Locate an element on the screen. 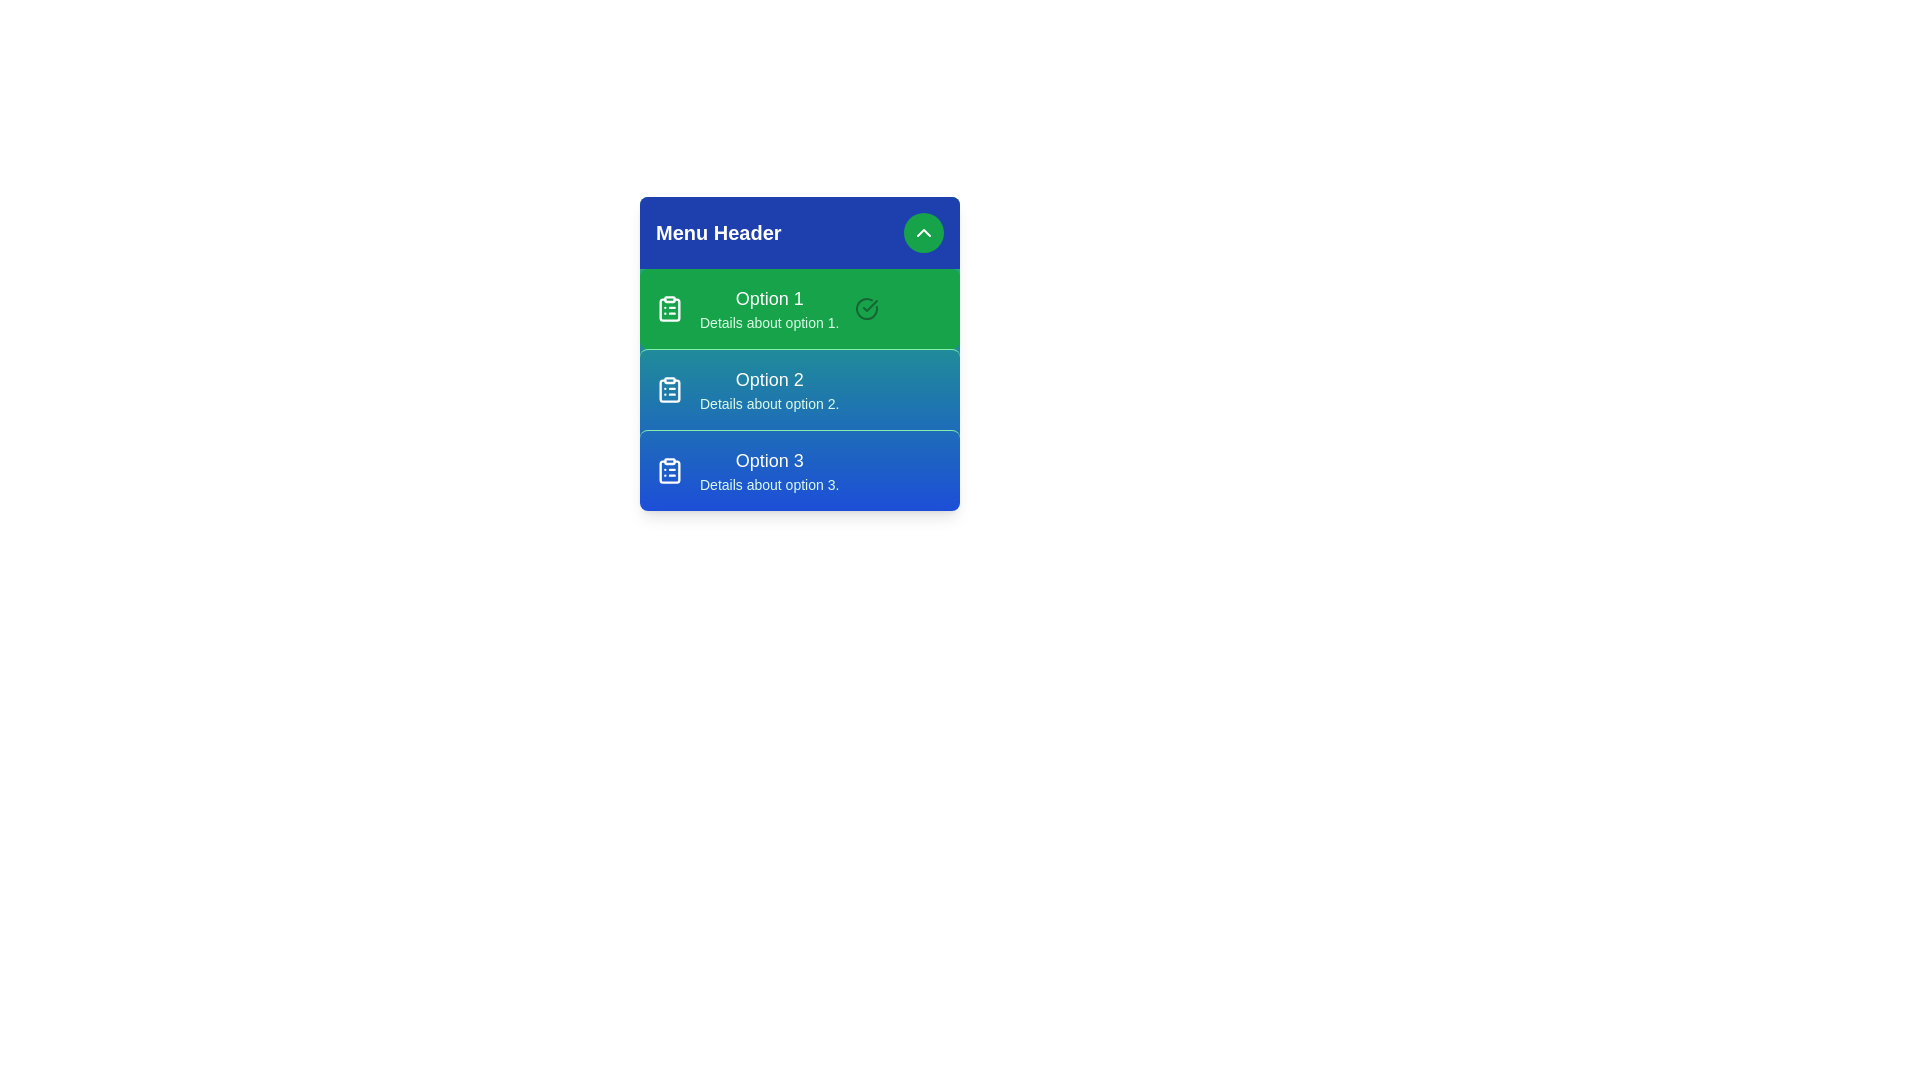 The height and width of the screenshot is (1080, 1920). the menu option Option 1 to reveal its description is located at coordinates (800, 308).